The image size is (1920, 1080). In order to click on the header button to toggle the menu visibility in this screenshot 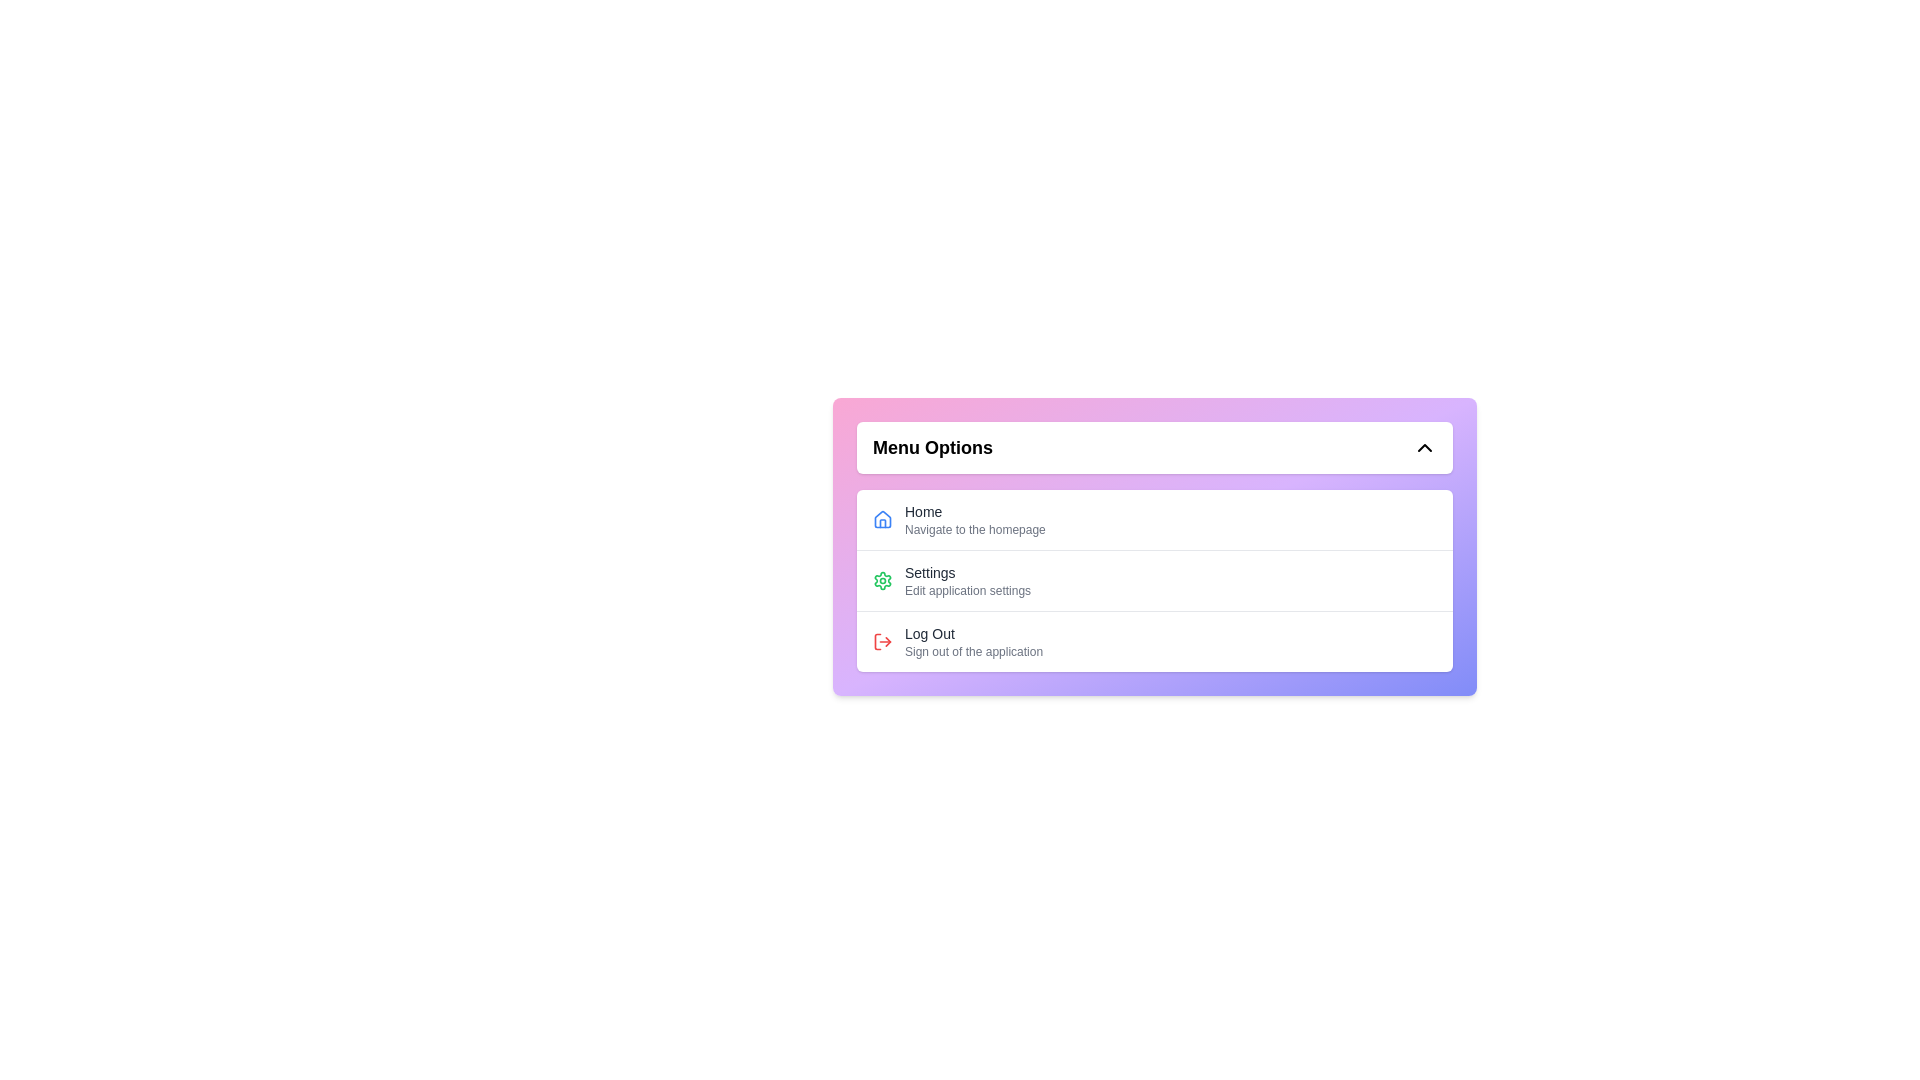, I will do `click(1155, 446)`.